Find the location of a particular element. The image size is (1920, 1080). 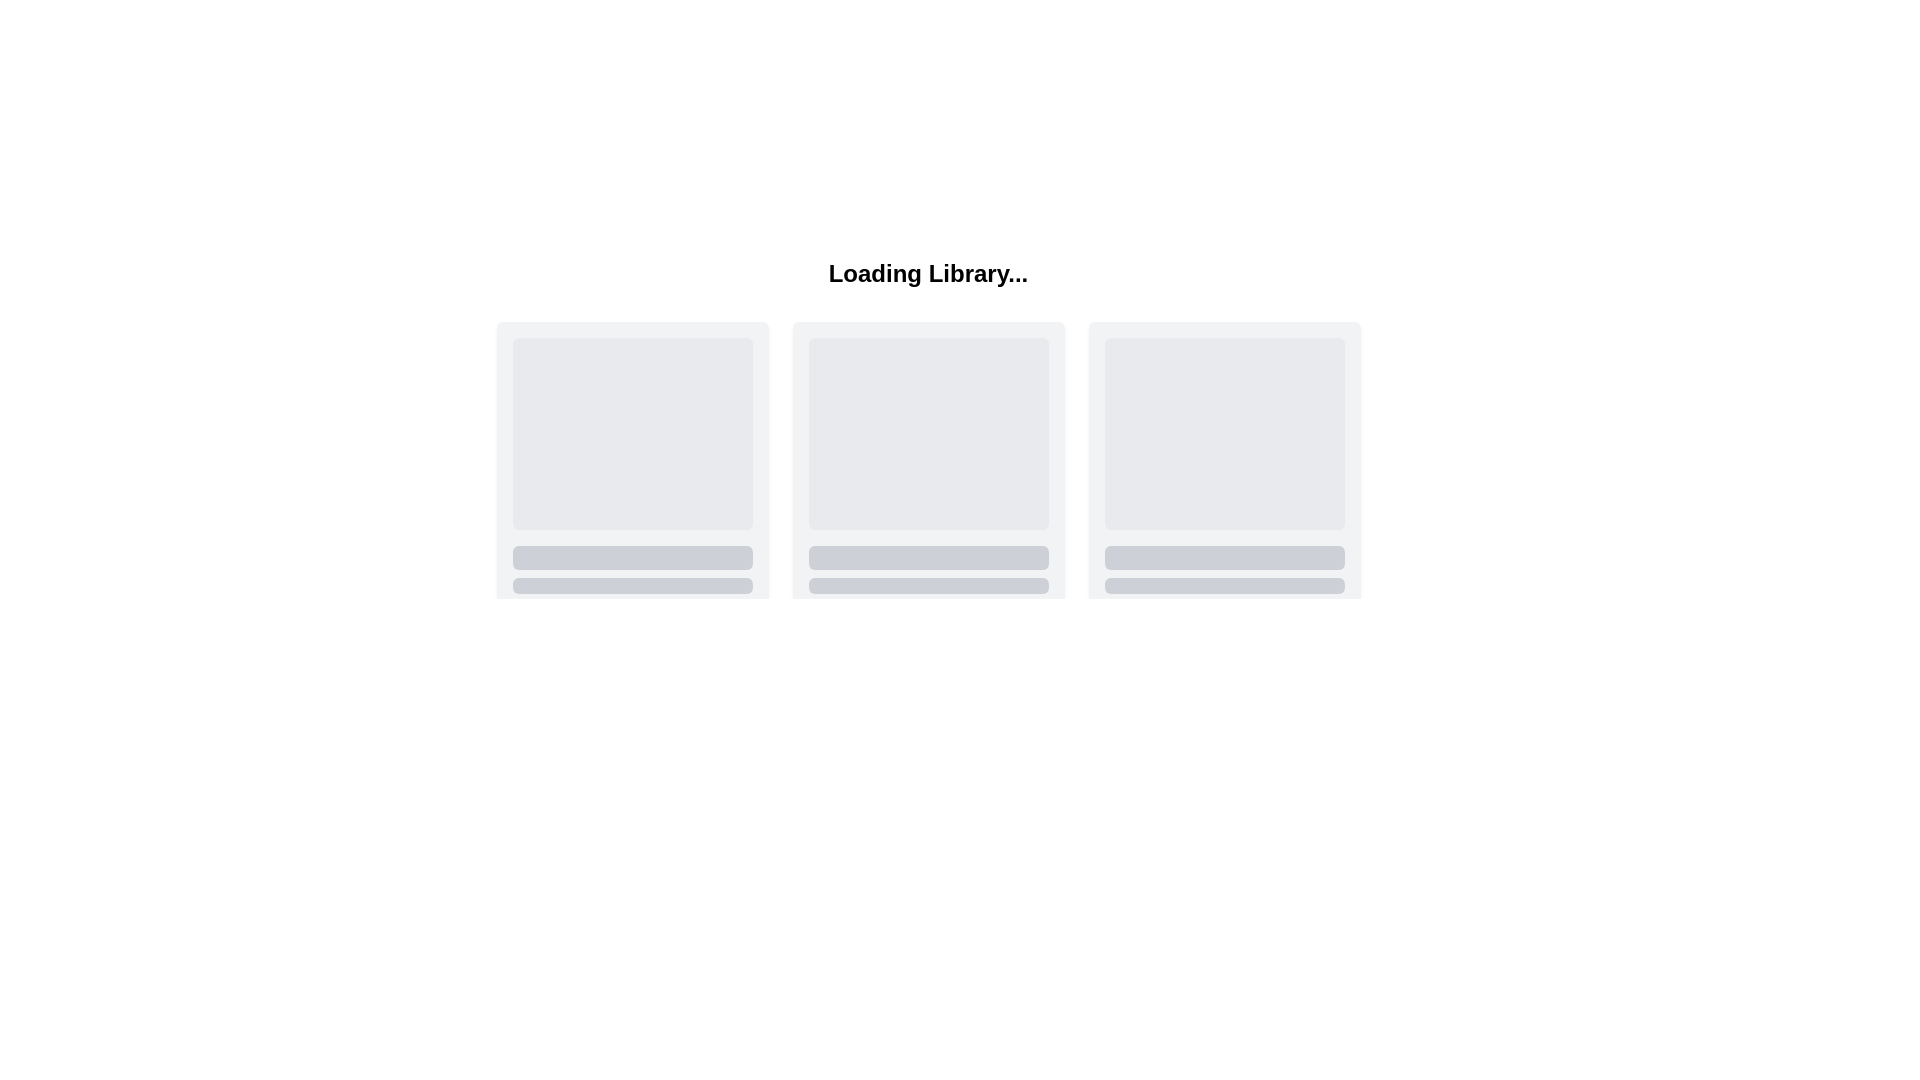

the third card in the top-right portion of the grid interface, which is a vertically oriented light gray box with rounded corners and a shadow is located at coordinates (1223, 486).